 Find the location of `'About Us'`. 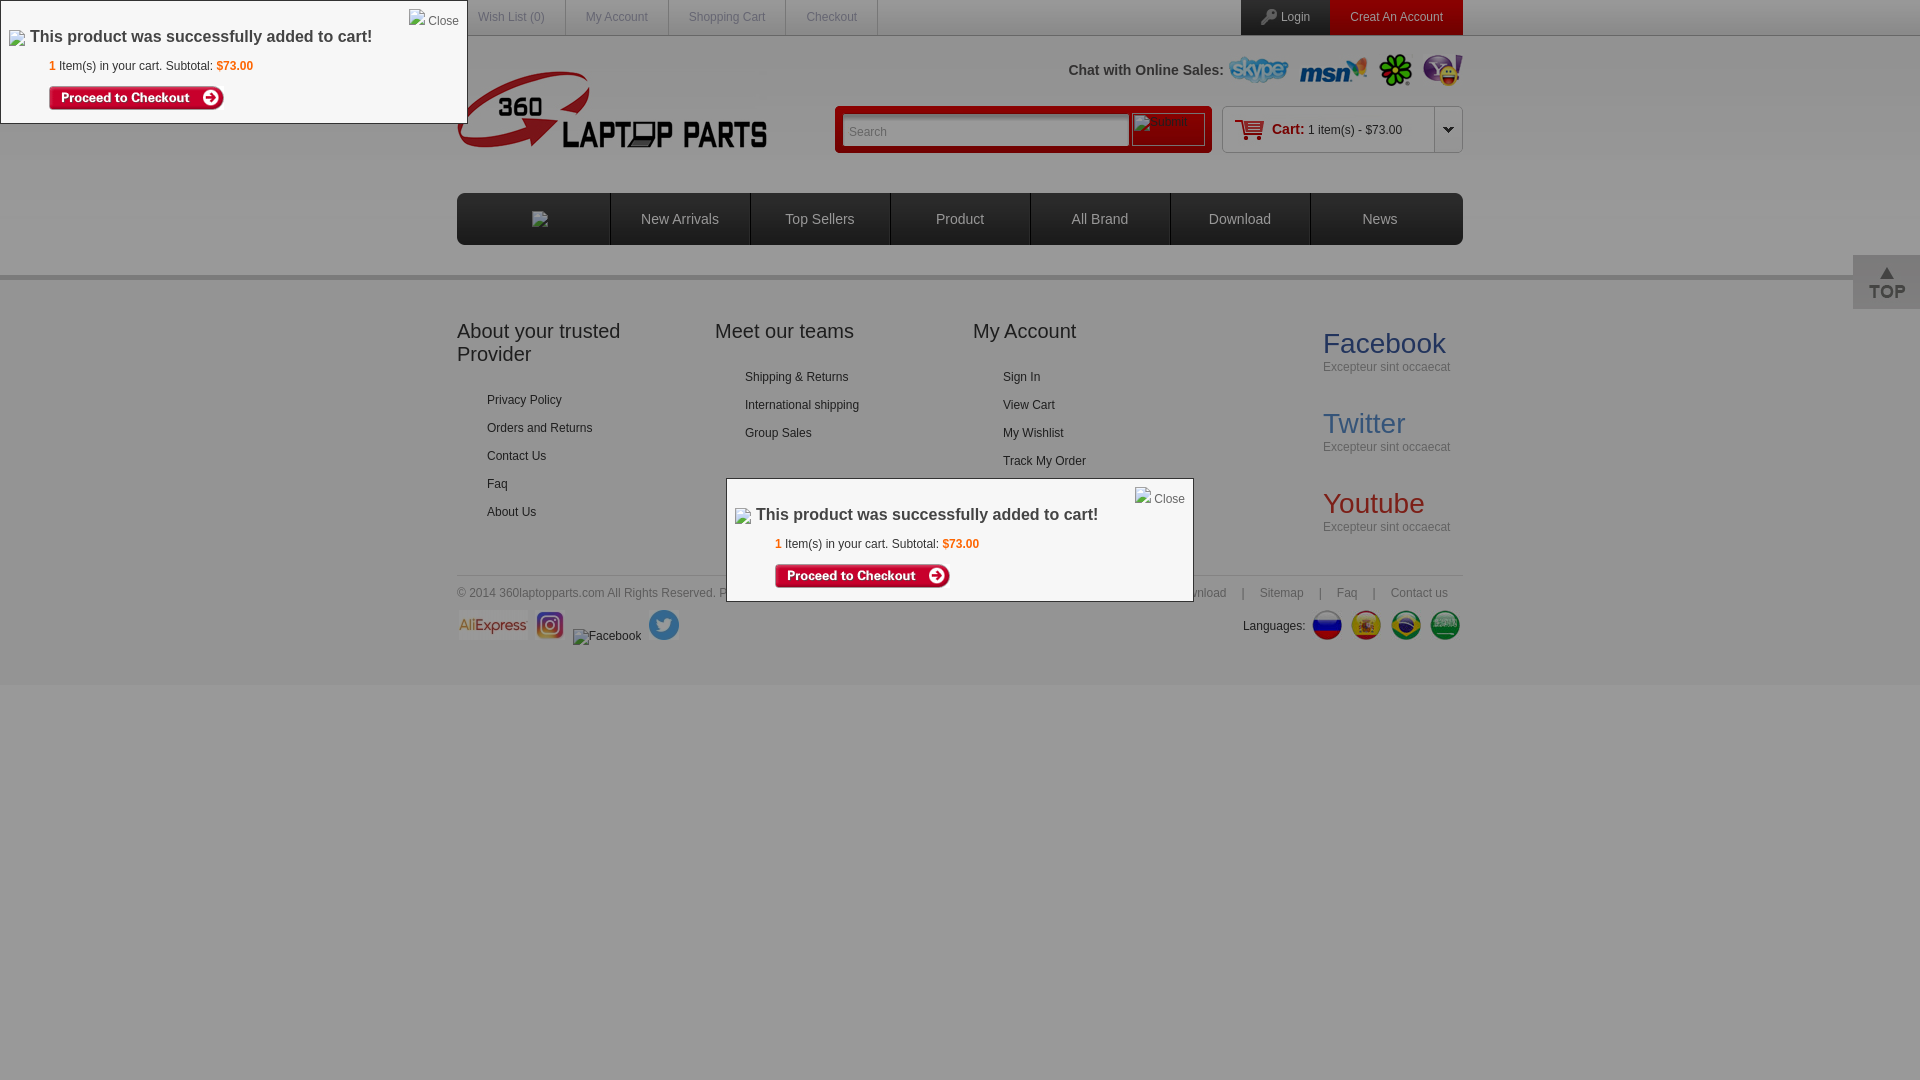

'About Us' is located at coordinates (511, 511).